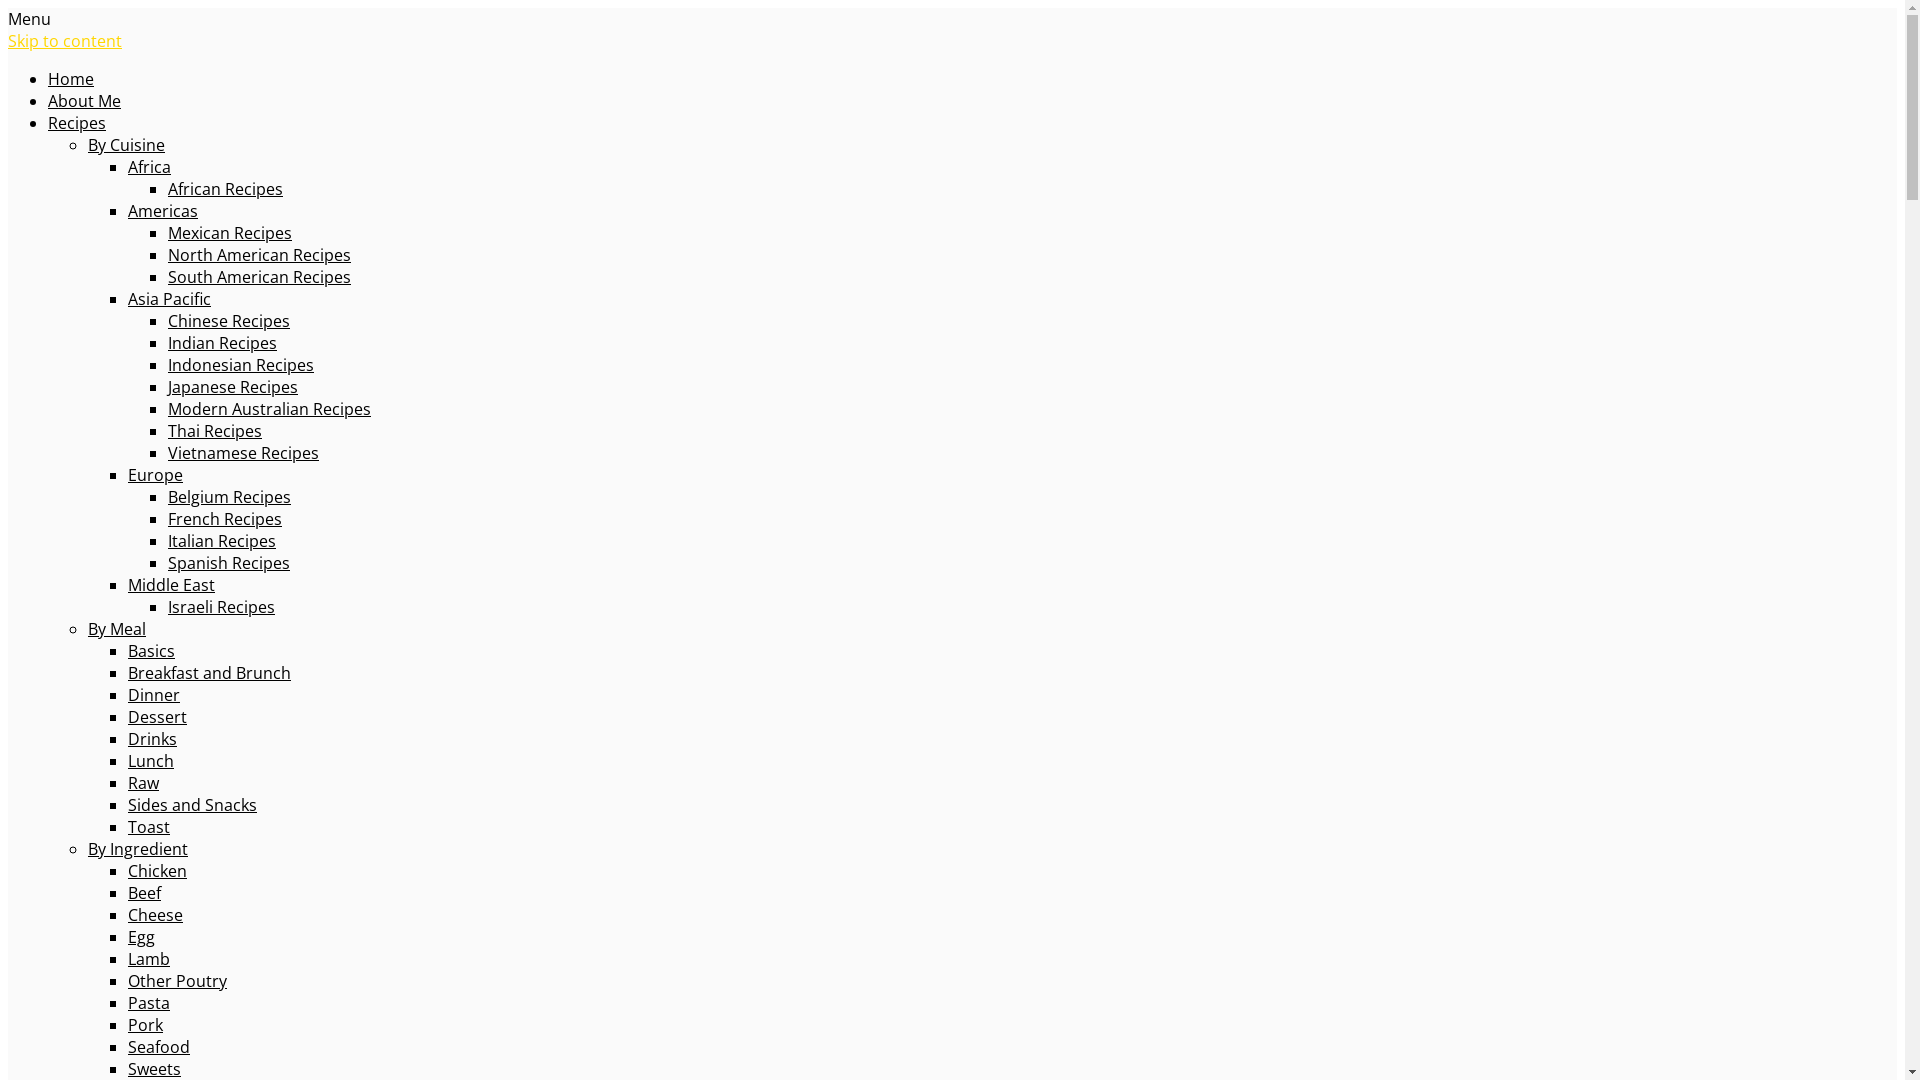  Describe the element at coordinates (221, 605) in the screenshot. I see `'Israeli Recipes'` at that location.